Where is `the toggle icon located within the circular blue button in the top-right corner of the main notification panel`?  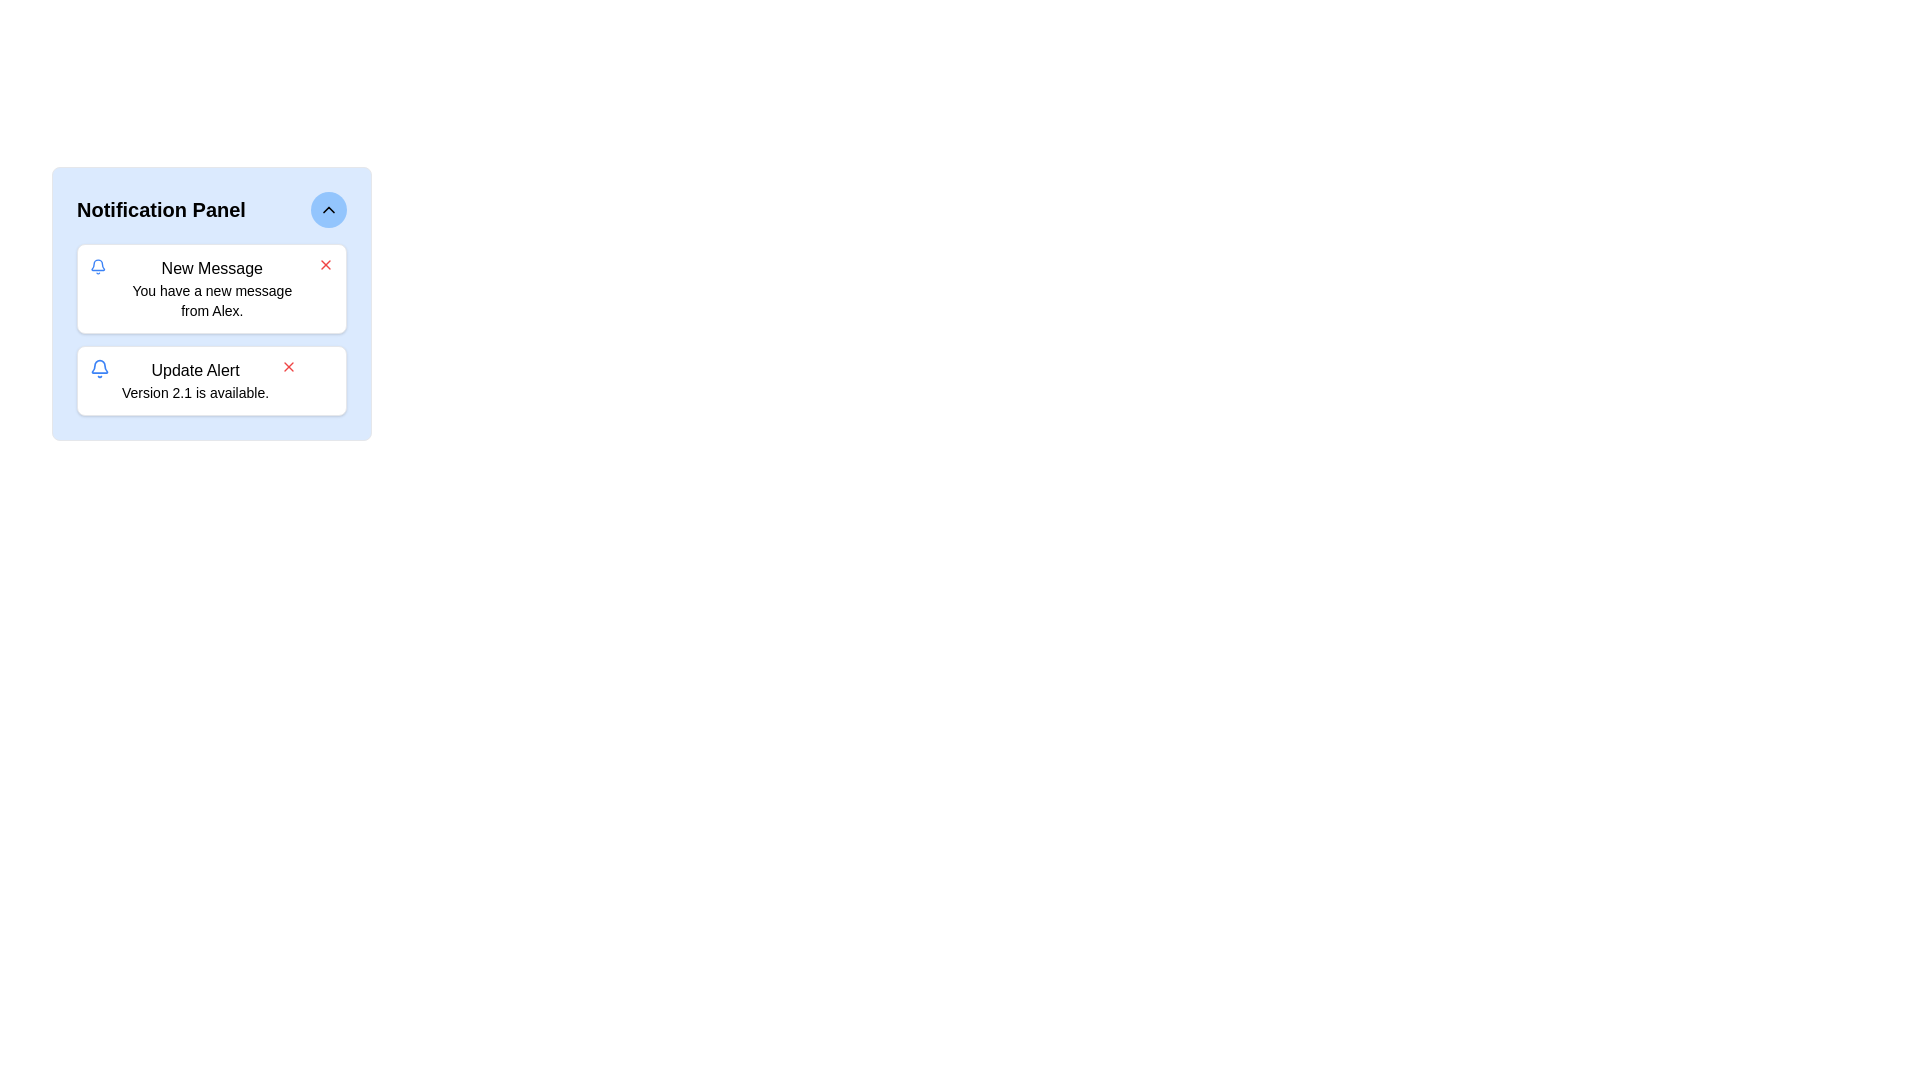
the toggle icon located within the circular blue button in the top-right corner of the main notification panel is located at coordinates (329, 209).